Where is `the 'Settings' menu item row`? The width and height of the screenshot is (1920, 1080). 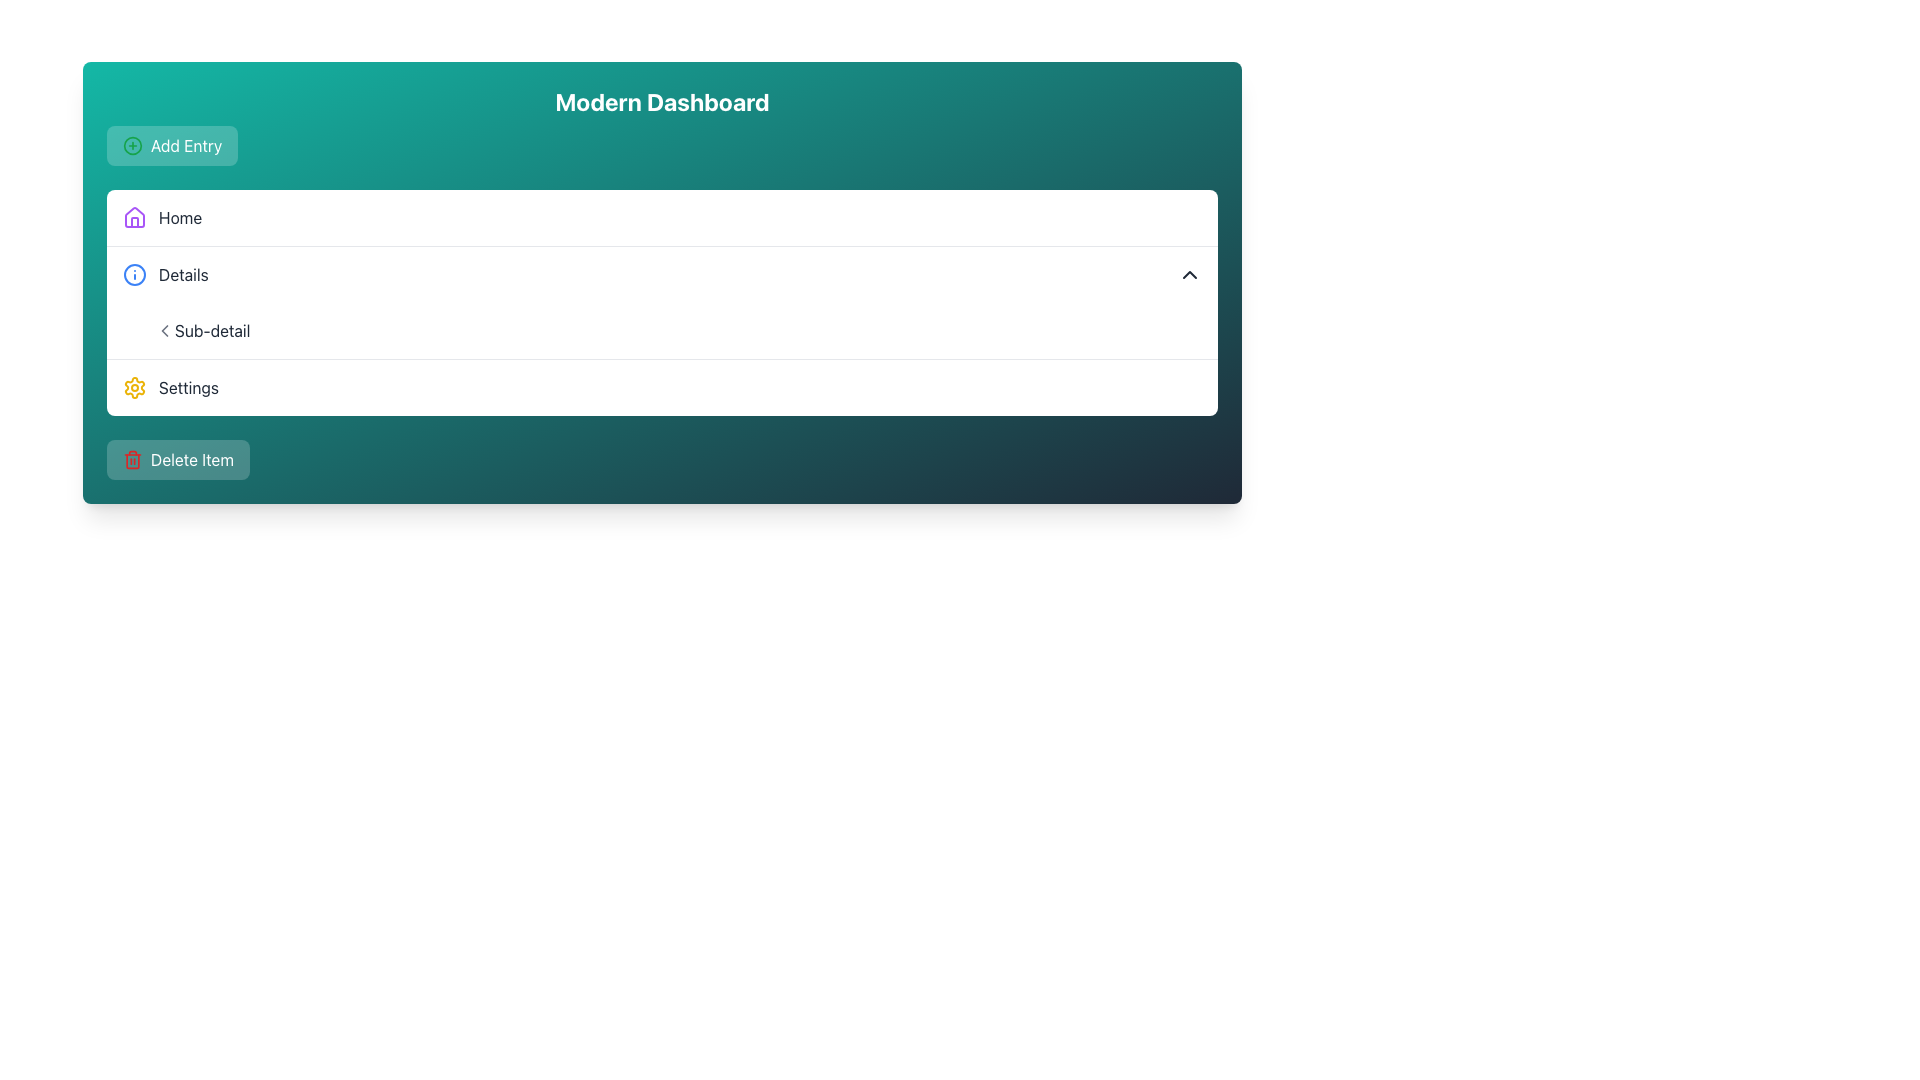 the 'Settings' menu item row is located at coordinates (188, 388).